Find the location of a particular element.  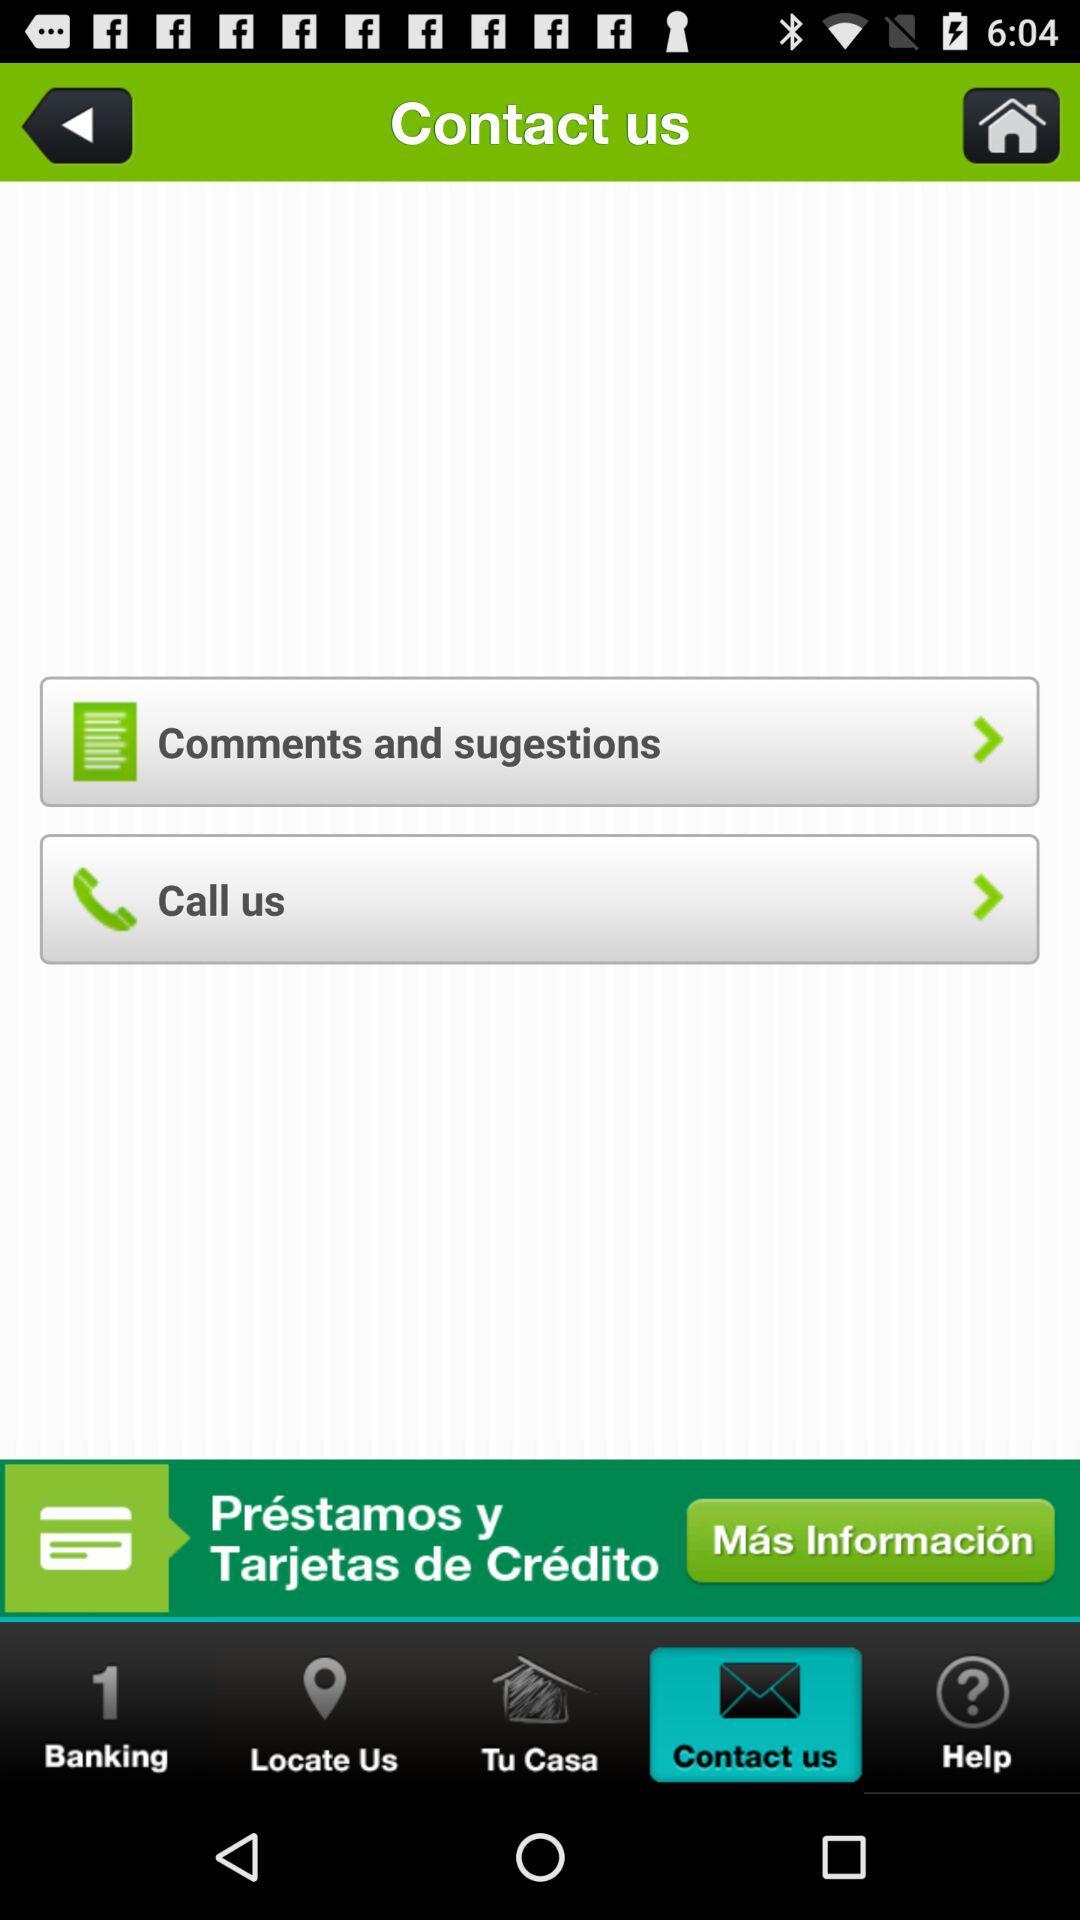

the item above the comments and sugestions button is located at coordinates (80, 121).